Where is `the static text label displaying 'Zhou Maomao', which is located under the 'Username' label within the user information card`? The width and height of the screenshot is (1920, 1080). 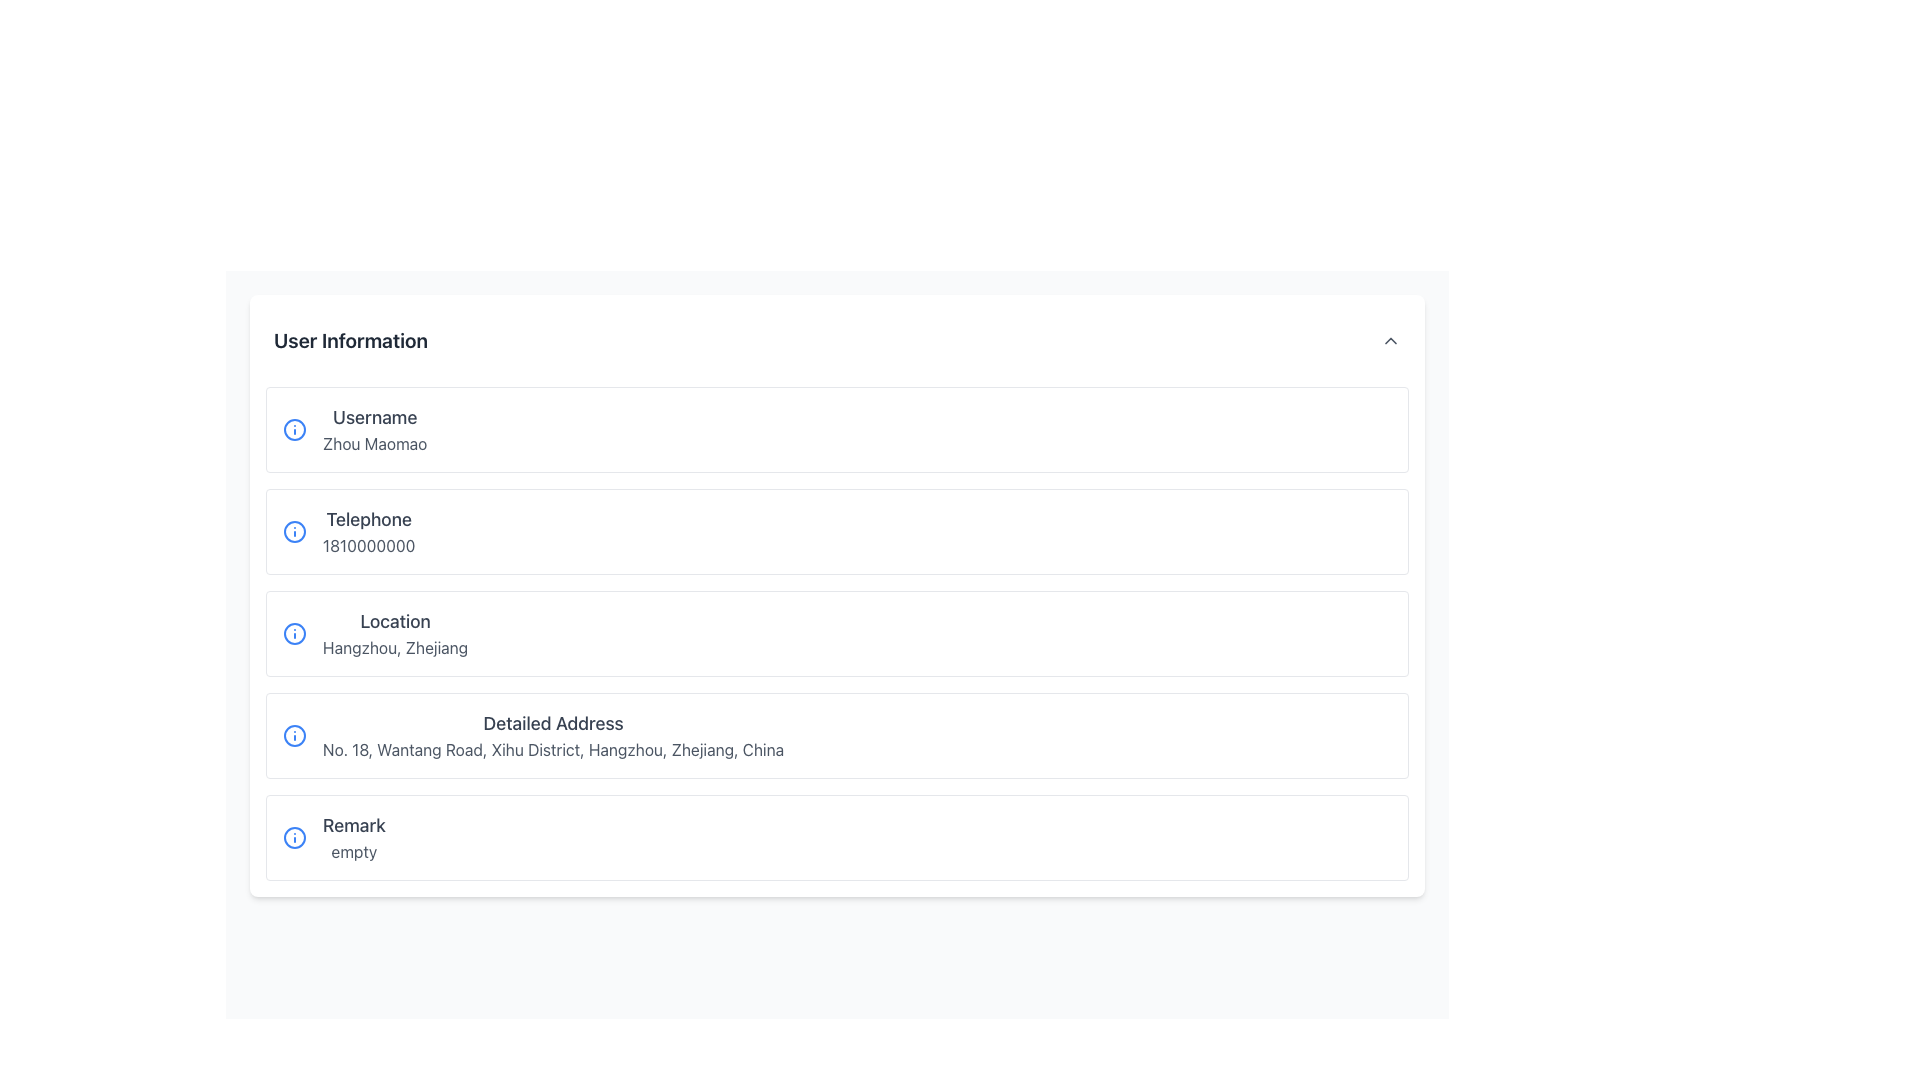 the static text label displaying 'Zhou Maomao', which is located under the 'Username' label within the user information card is located at coordinates (375, 442).